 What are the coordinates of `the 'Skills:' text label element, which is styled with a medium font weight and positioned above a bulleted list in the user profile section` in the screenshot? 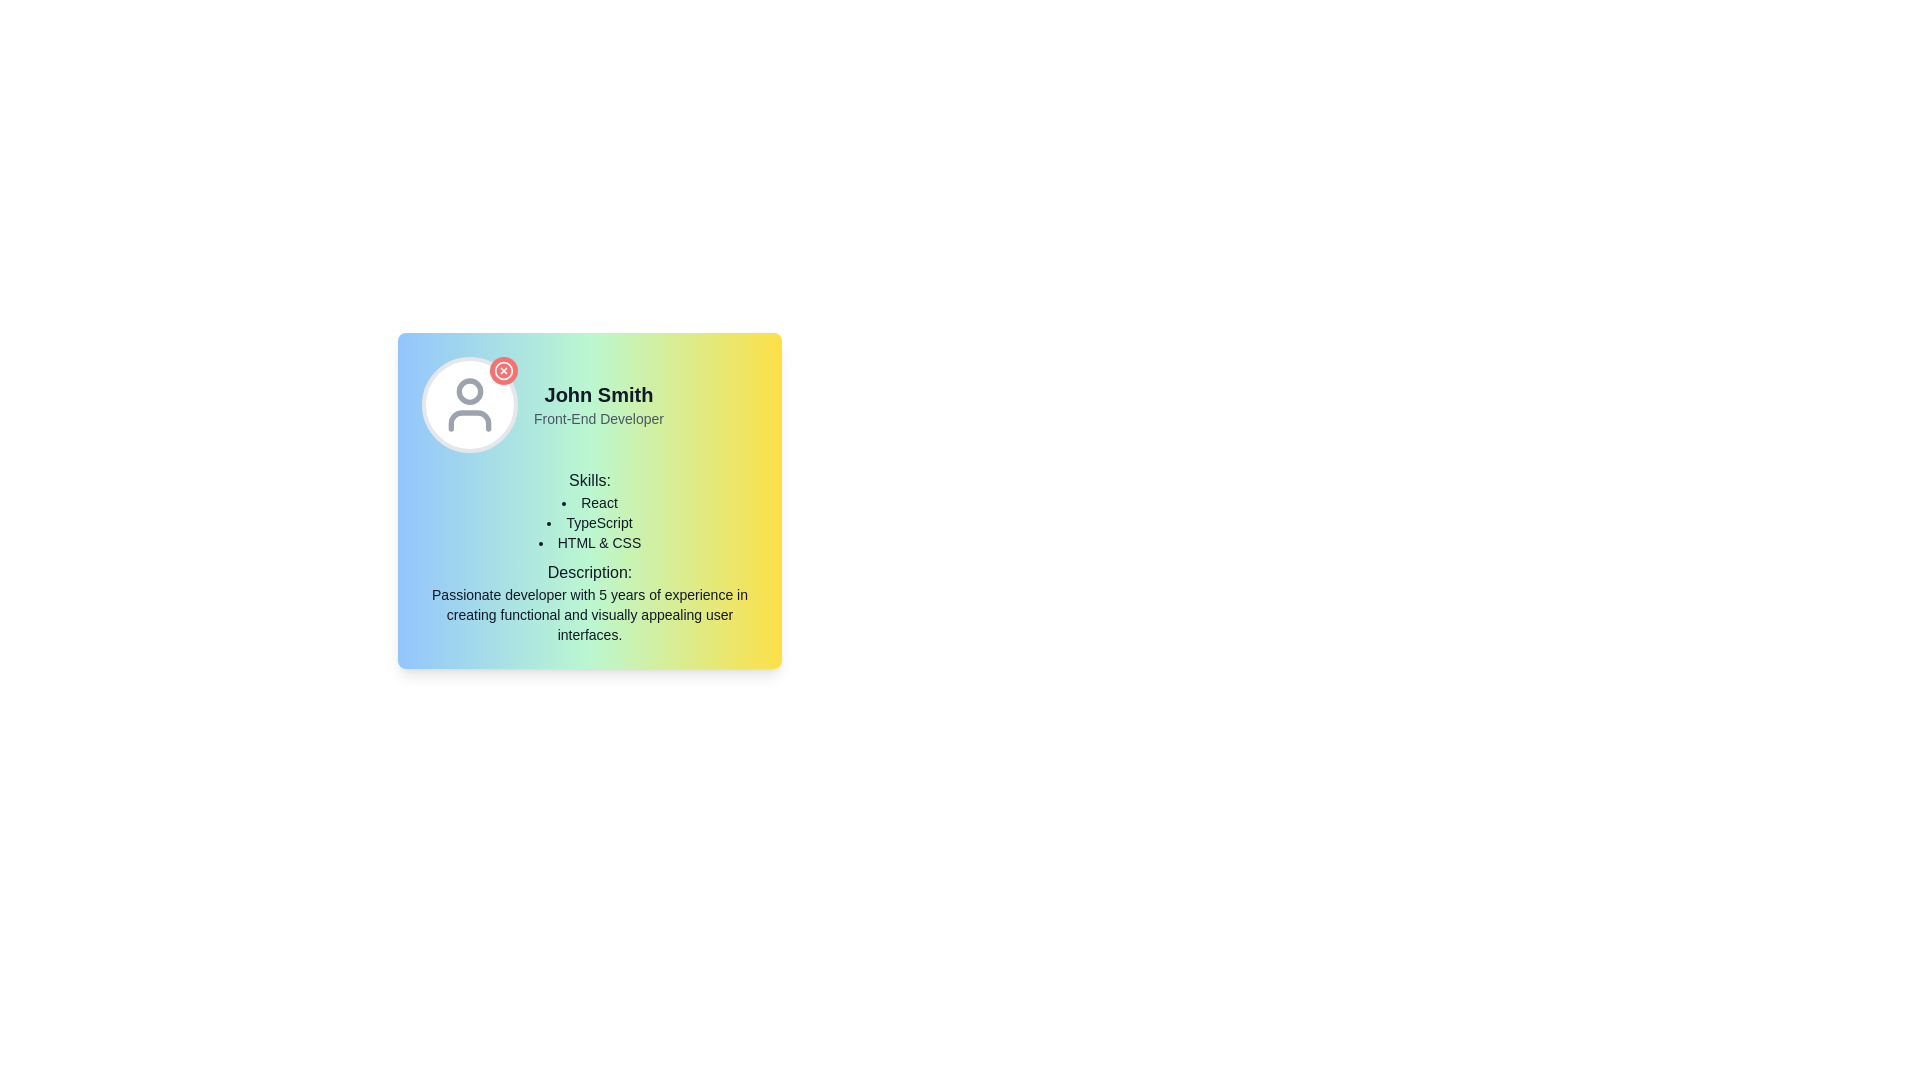 It's located at (589, 481).